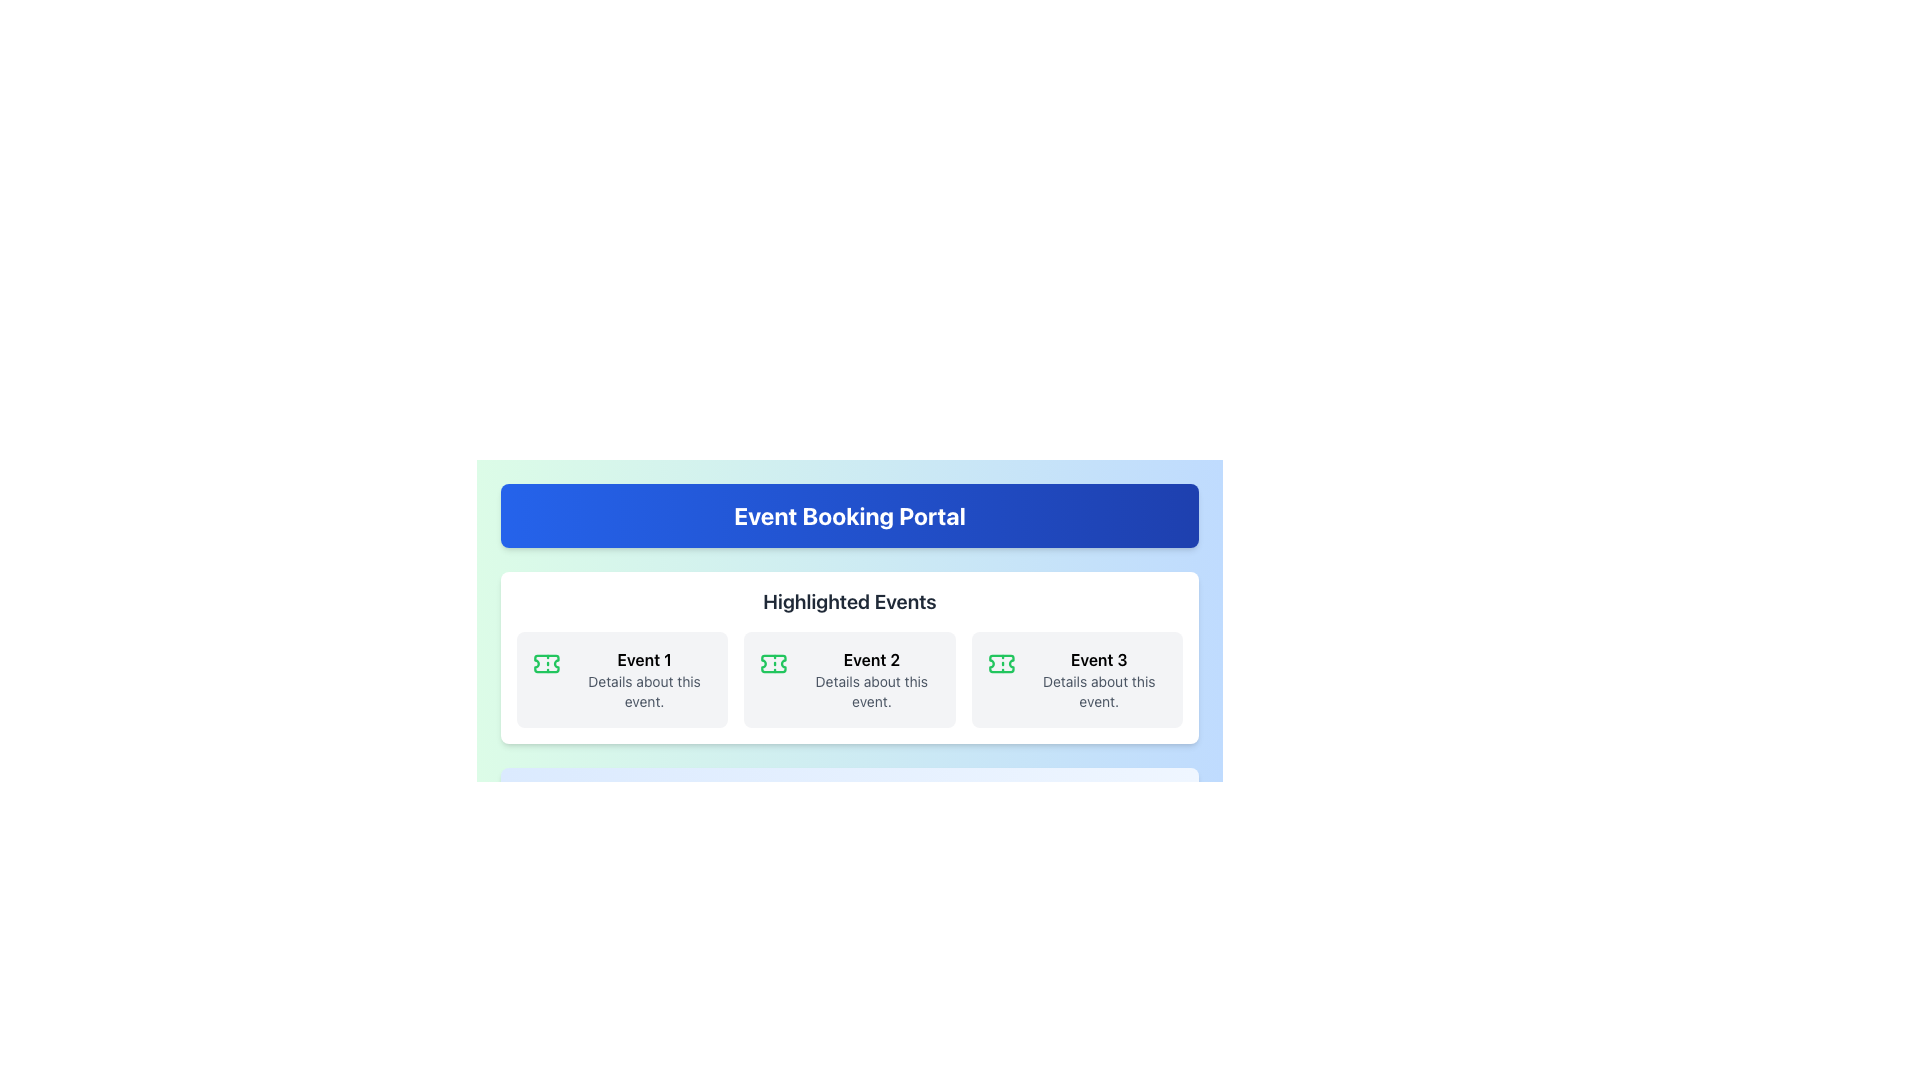  Describe the element at coordinates (1098, 690) in the screenshot. I see `the text label providing a summary about 'Event 3', located beneath the bold title in the rightmost card of three event cards` at that location.